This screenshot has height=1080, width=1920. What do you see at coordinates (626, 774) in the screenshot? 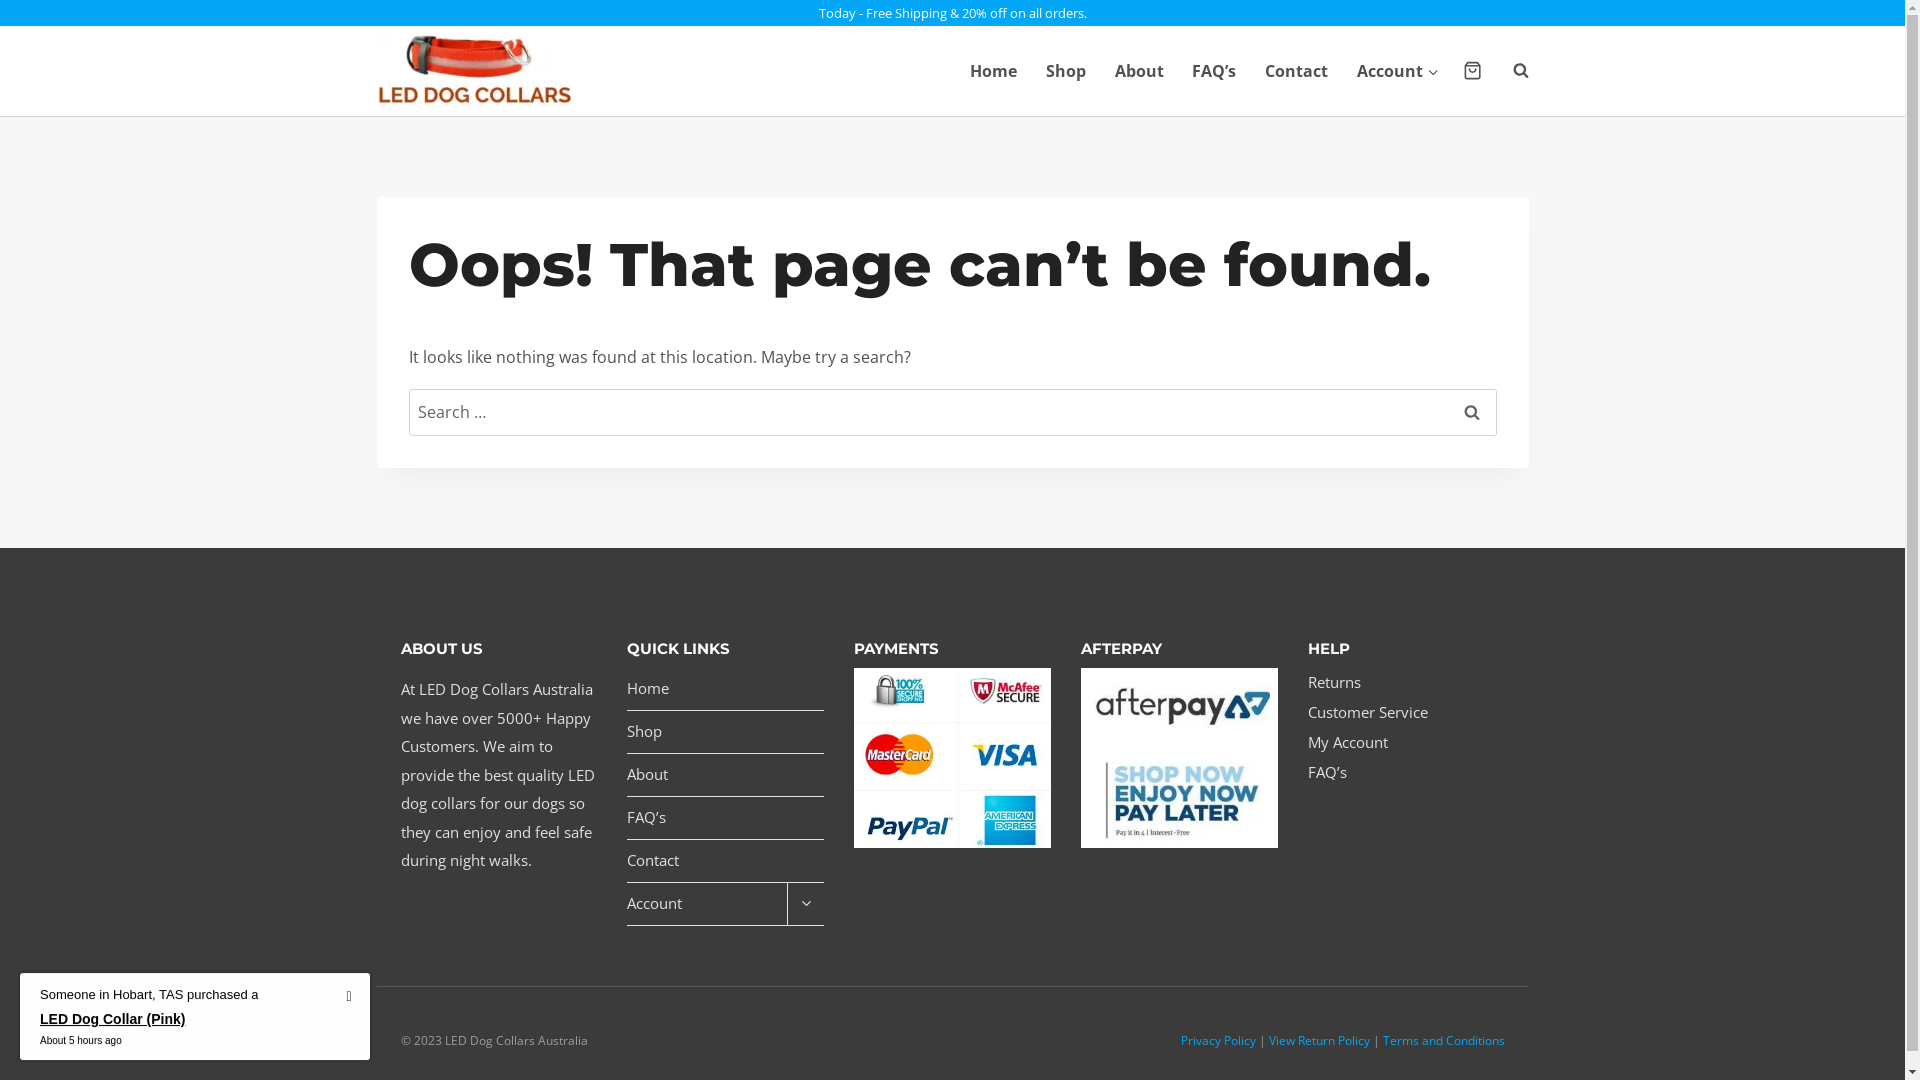
I see `'About'` at bounding box center [626, 774].